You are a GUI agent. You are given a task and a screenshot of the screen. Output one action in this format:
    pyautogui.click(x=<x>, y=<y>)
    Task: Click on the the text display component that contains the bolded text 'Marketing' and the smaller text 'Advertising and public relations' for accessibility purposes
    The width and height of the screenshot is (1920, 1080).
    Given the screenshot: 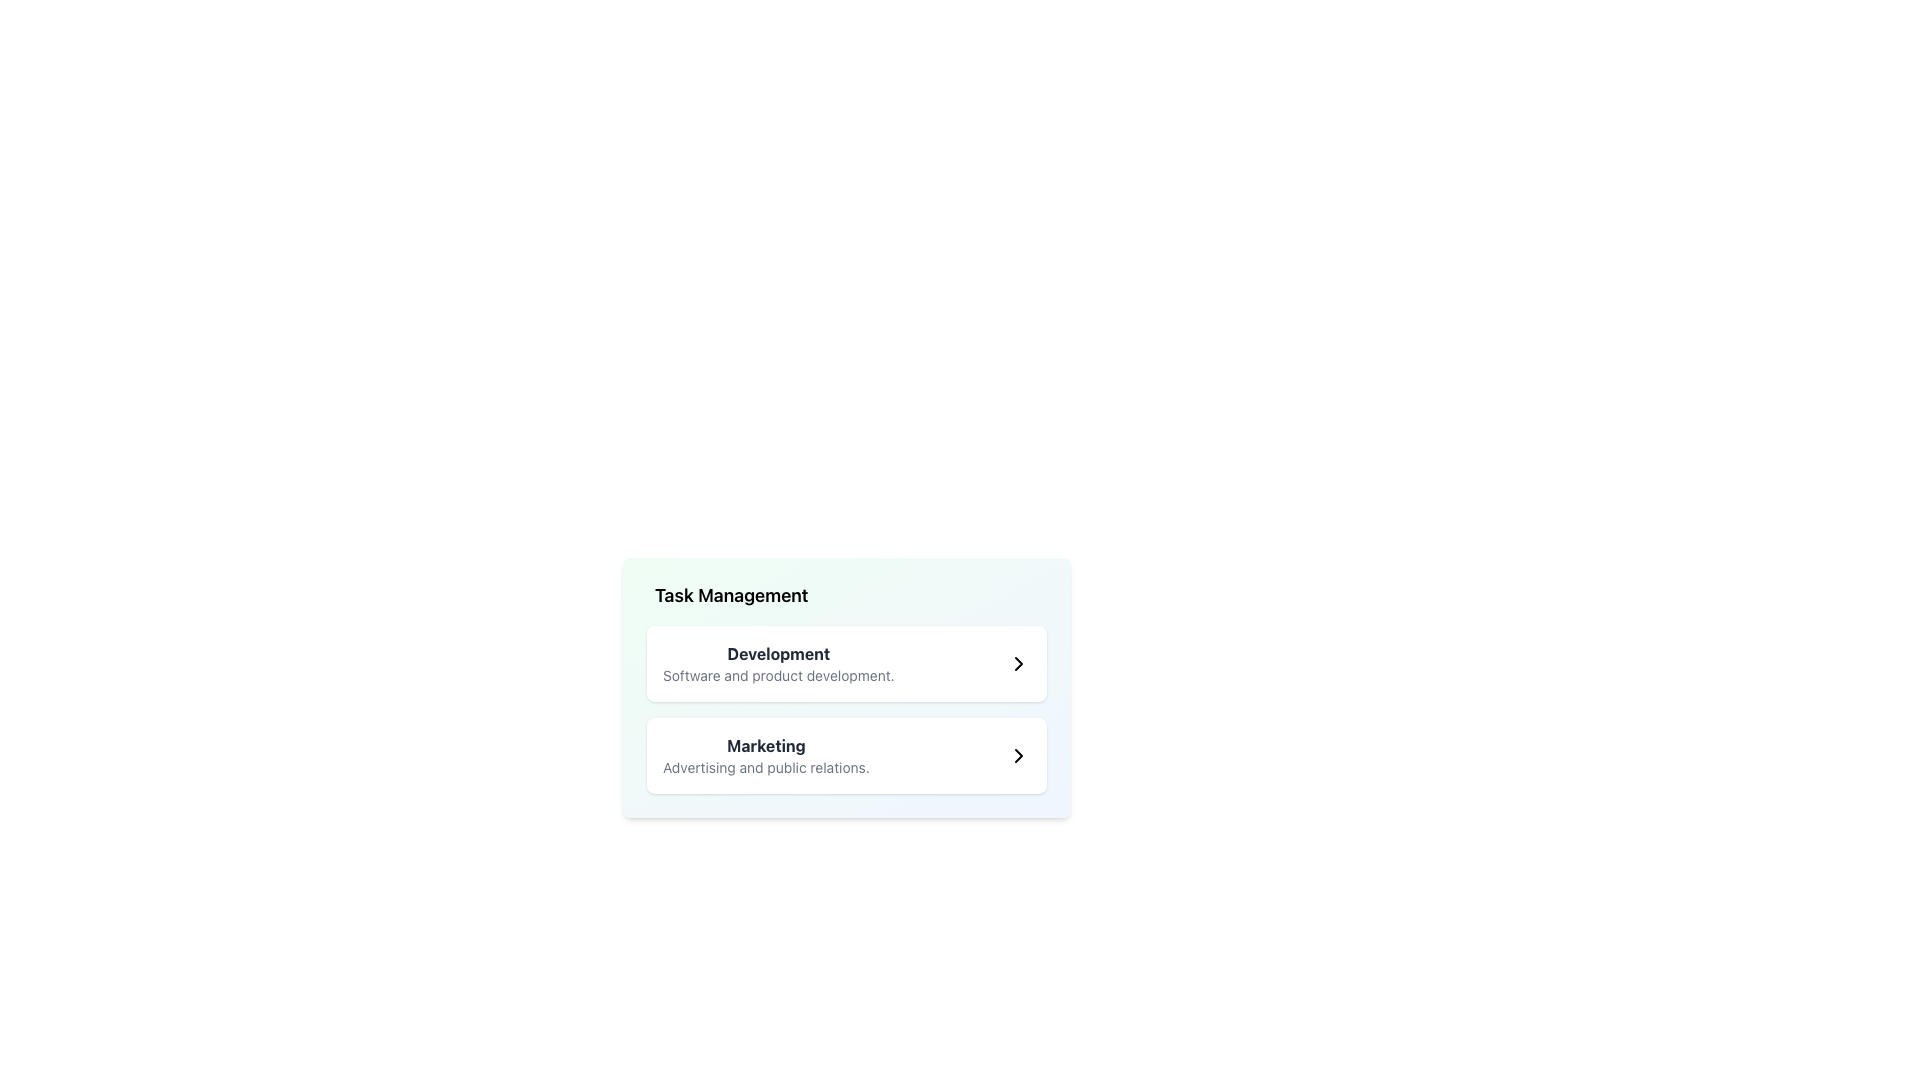 What is the action you would take?
    pyautogui.click(x=765, y=756)
    